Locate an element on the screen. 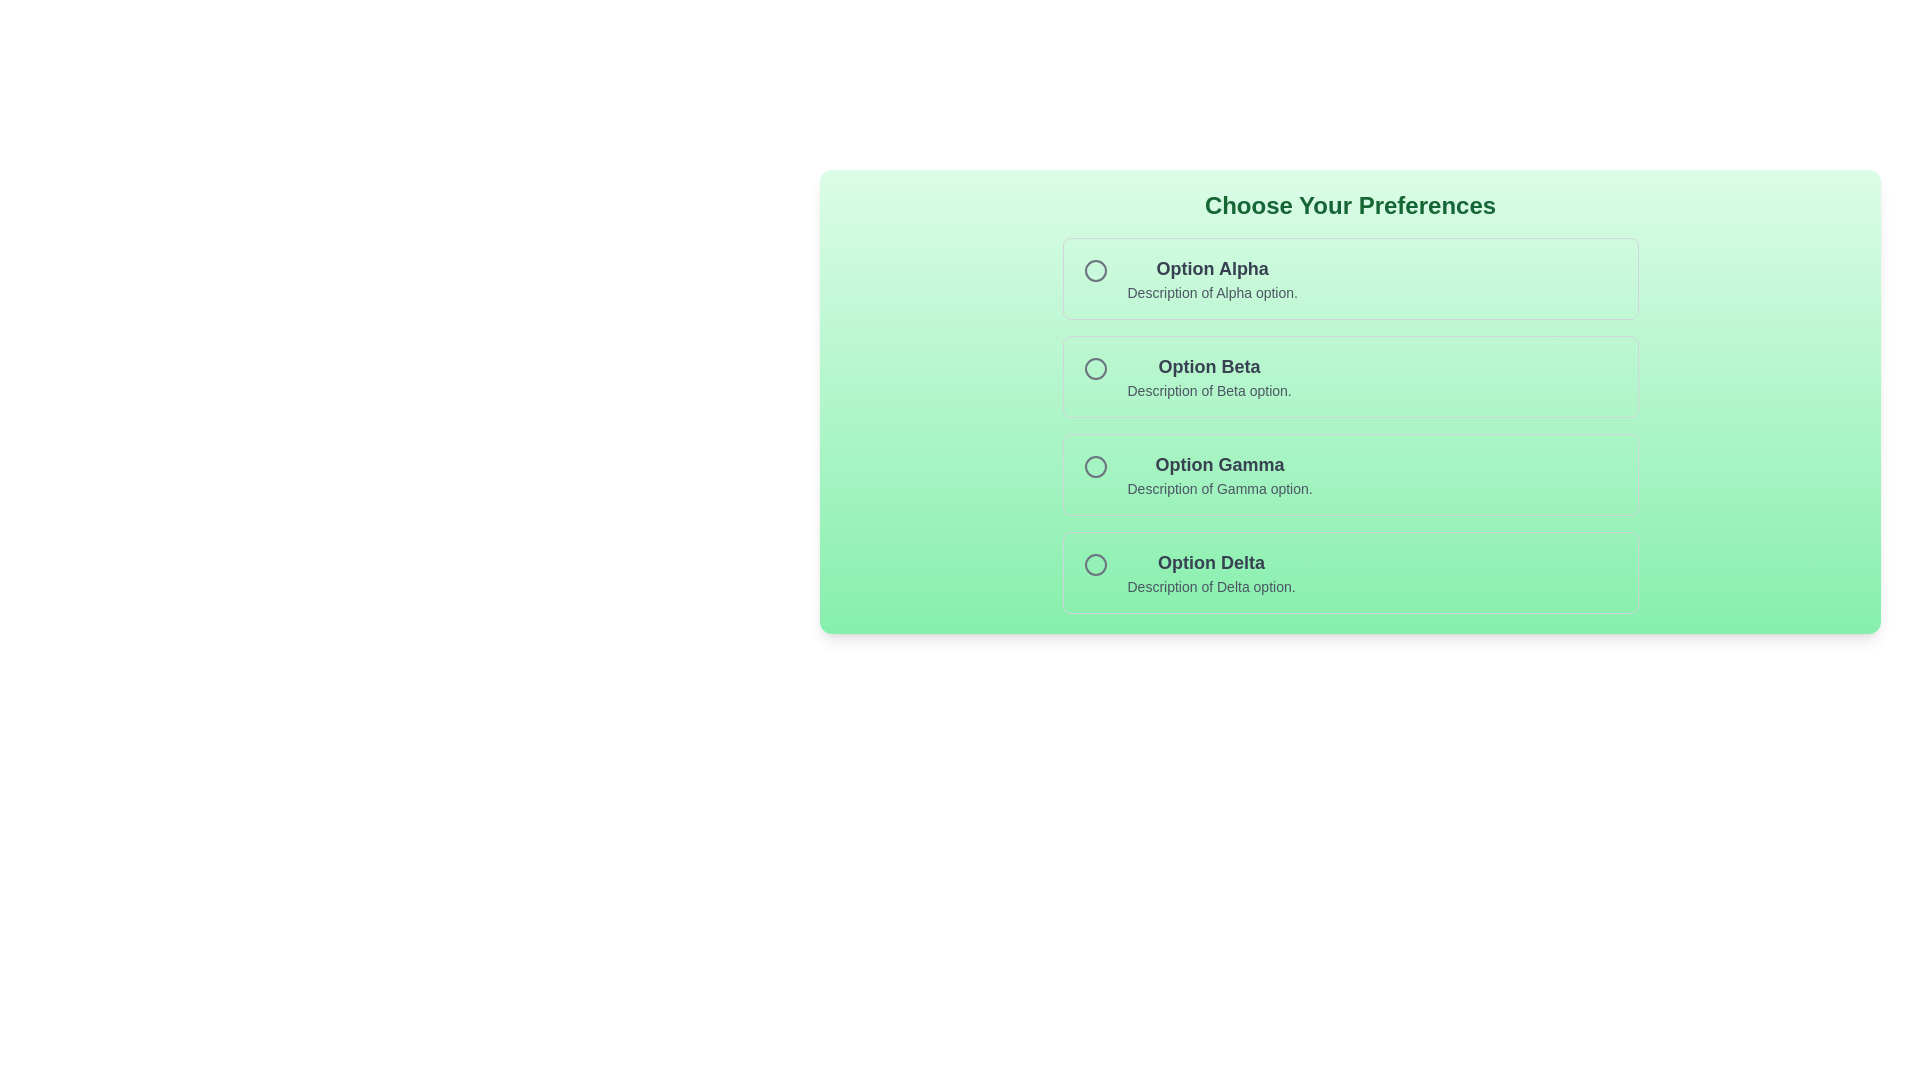 The image size is (1920, 1080). the radio button icon located next to the label 'Option Delta' is located at coordinates (1094, 564).